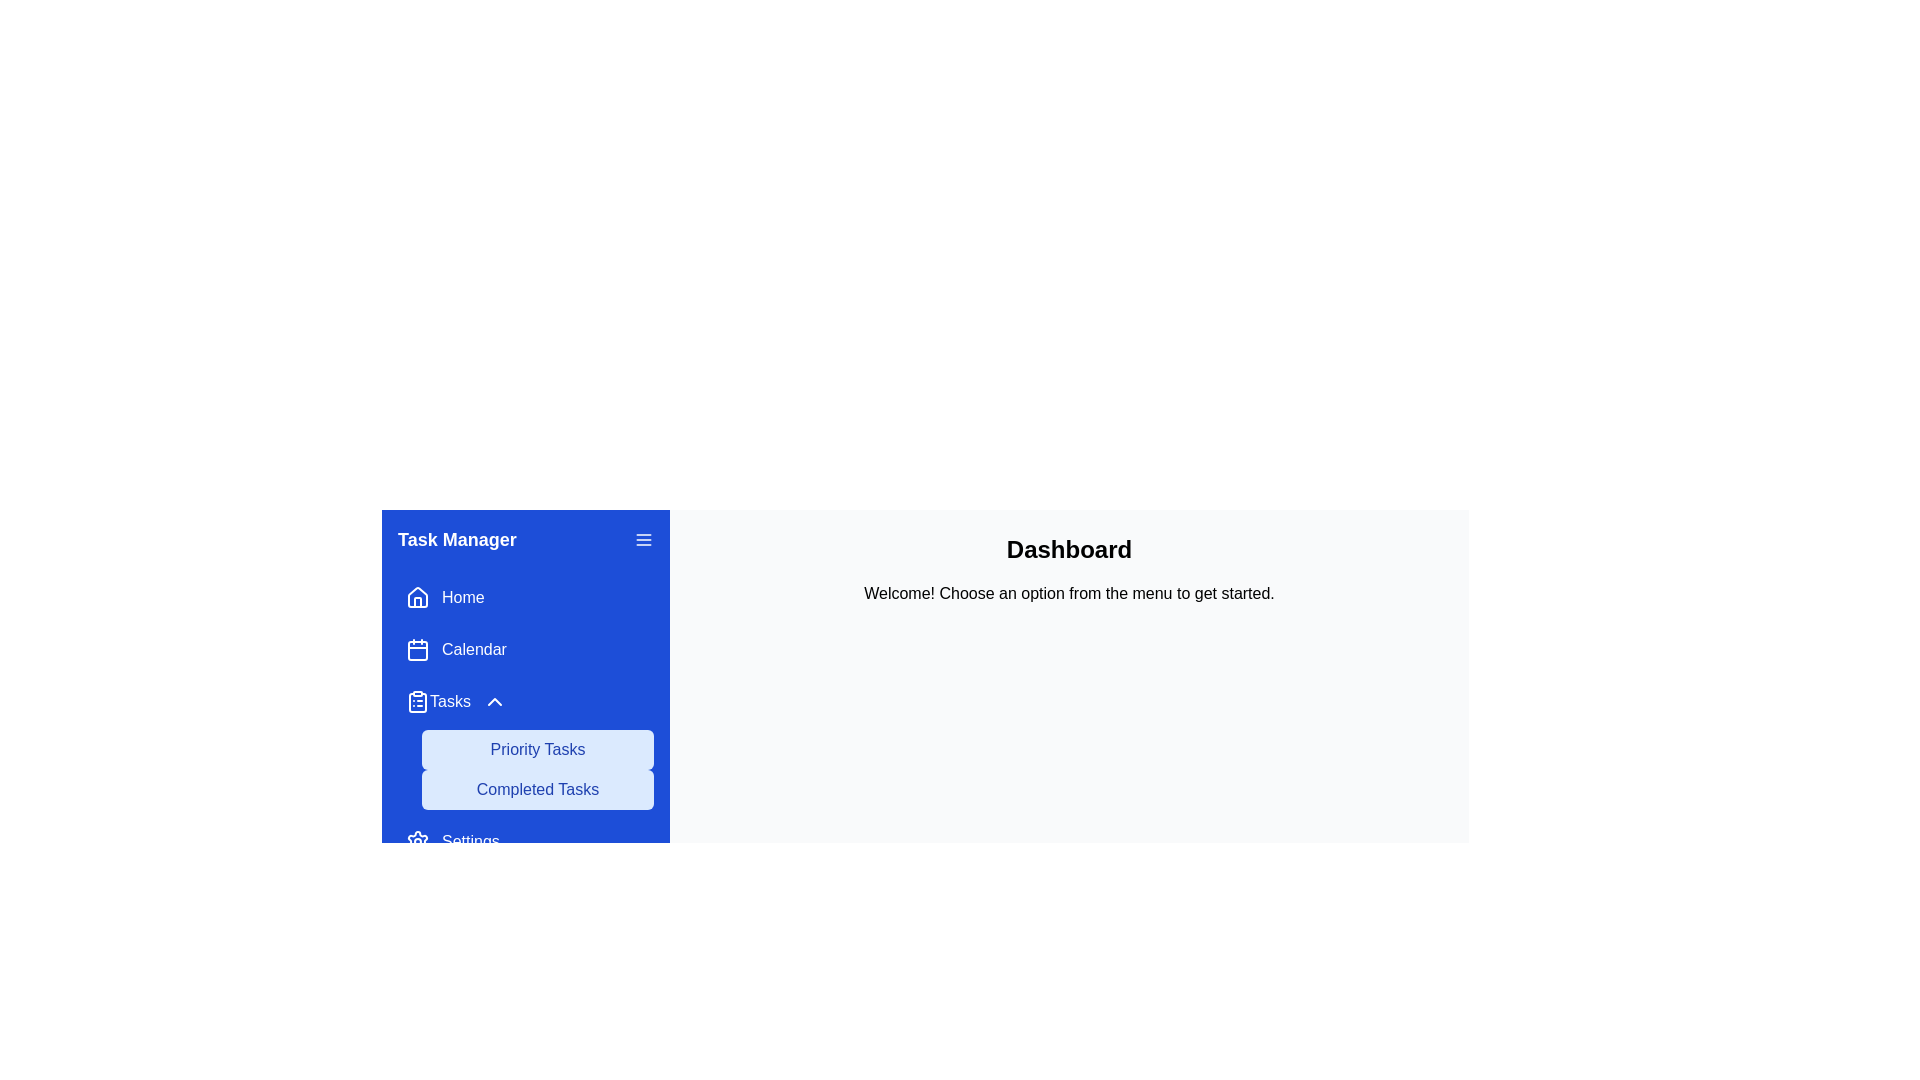  Describe the element at coordinates (643, 540) in the screenshot. I see `the button located` at that location.